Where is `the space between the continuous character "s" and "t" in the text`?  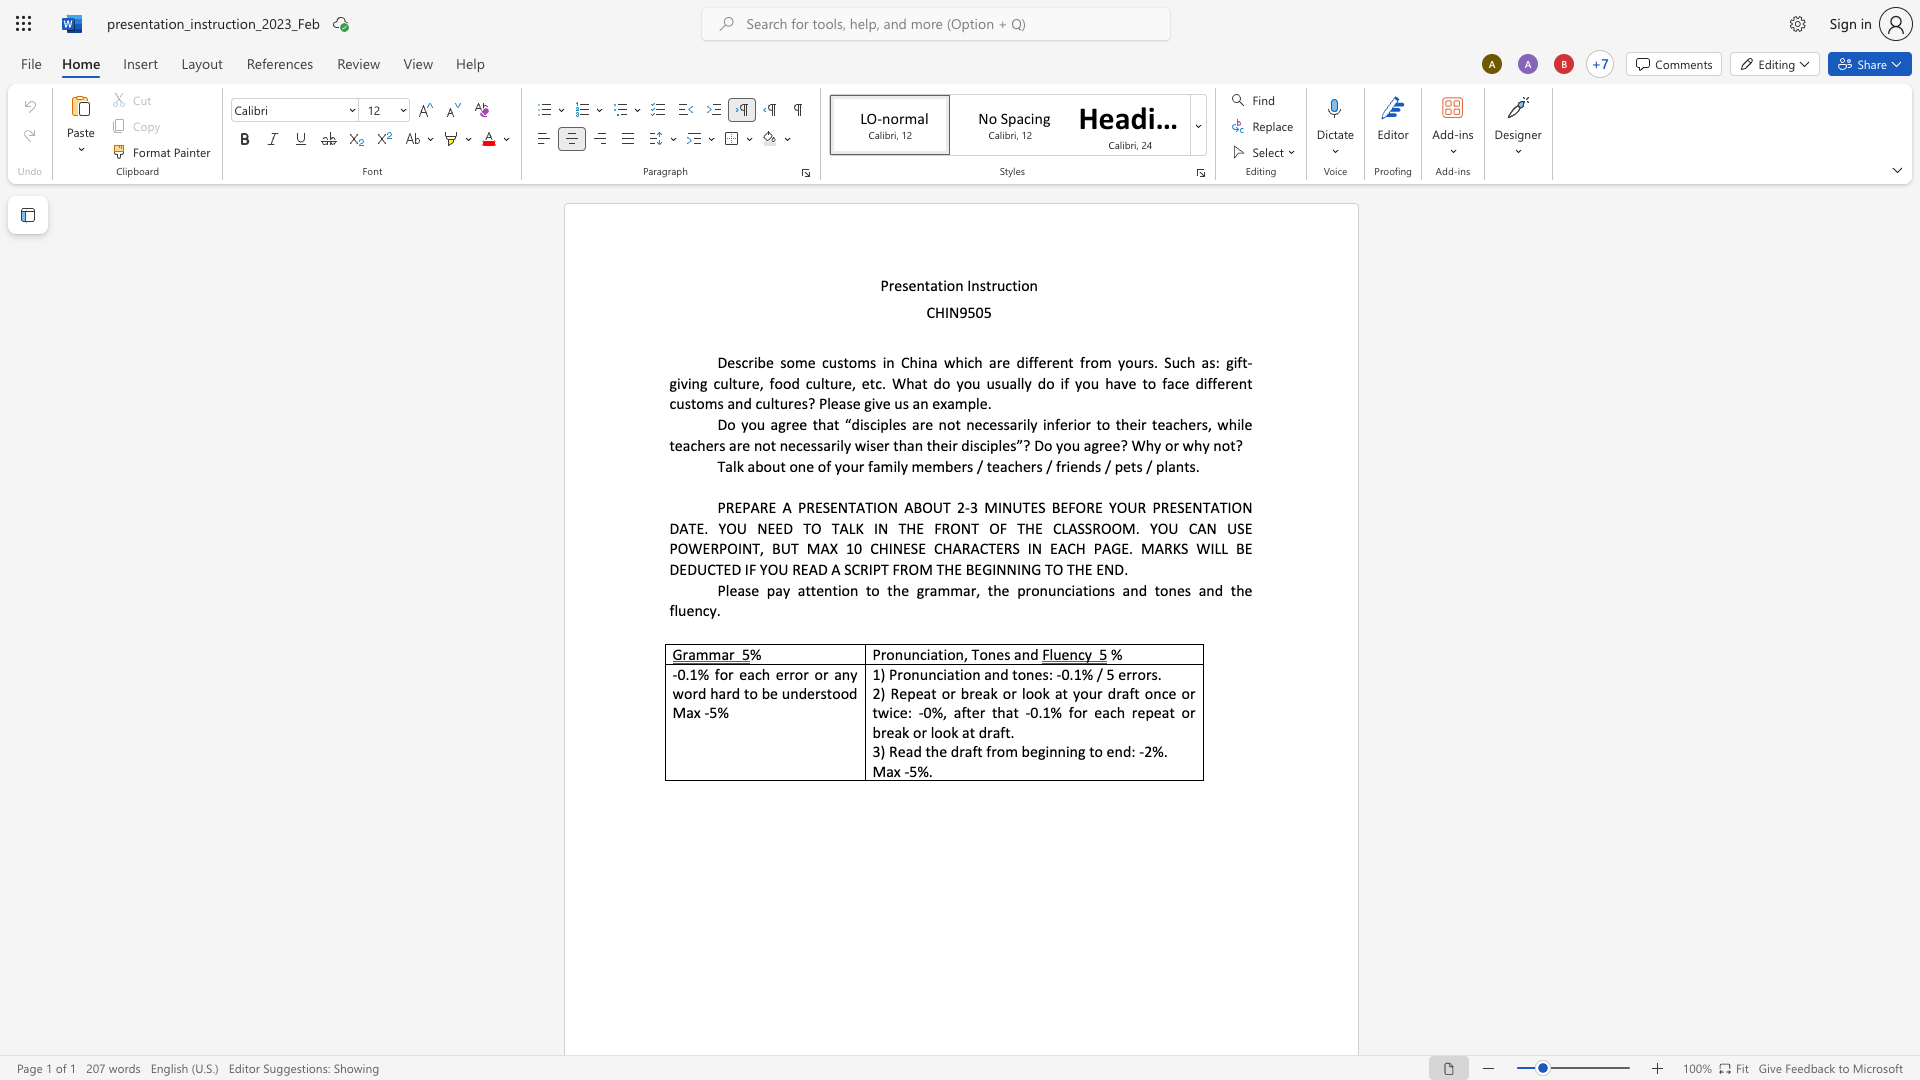
the space between the continuous character "s" and "t" in the text is located at coordinates (985, 285).